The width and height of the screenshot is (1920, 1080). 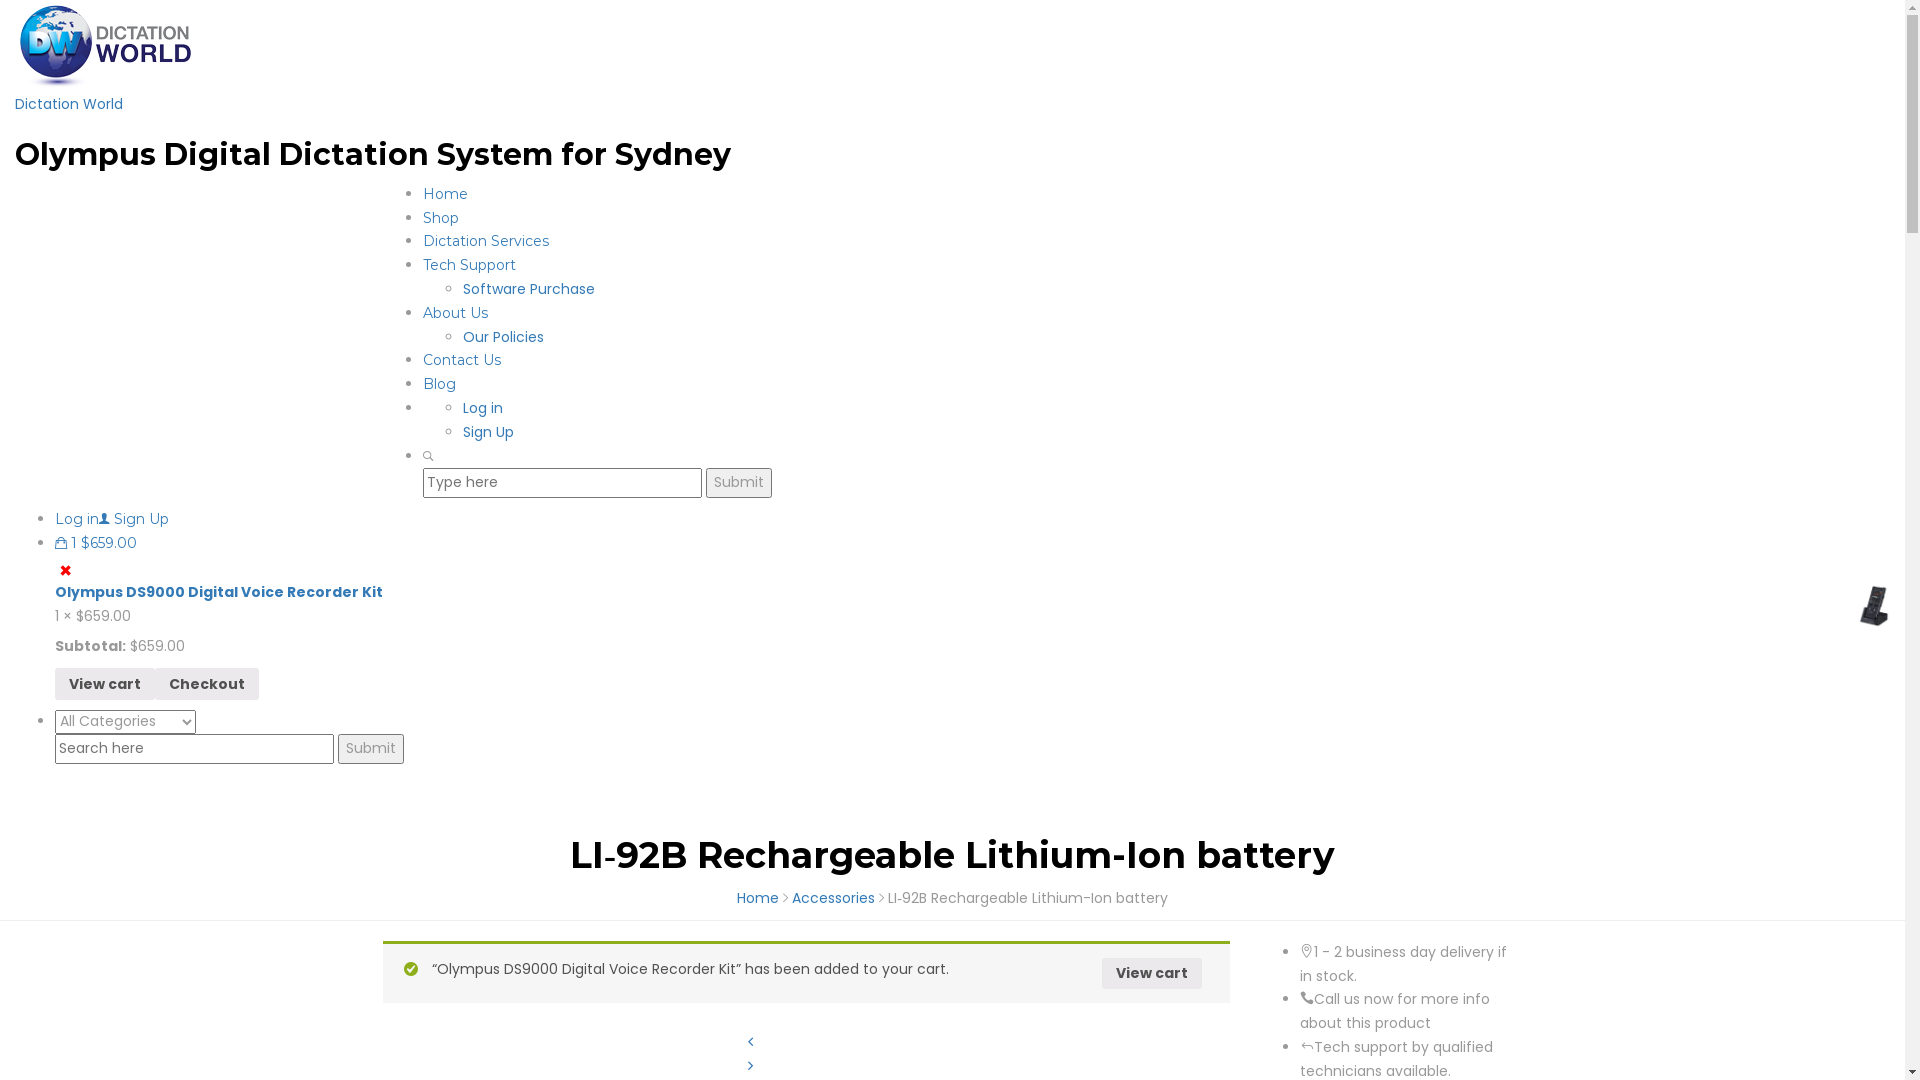 What do you see at coordinates (81, 518) in the screenshot?
I see `'Log in'` at bounding box center [81, 518].